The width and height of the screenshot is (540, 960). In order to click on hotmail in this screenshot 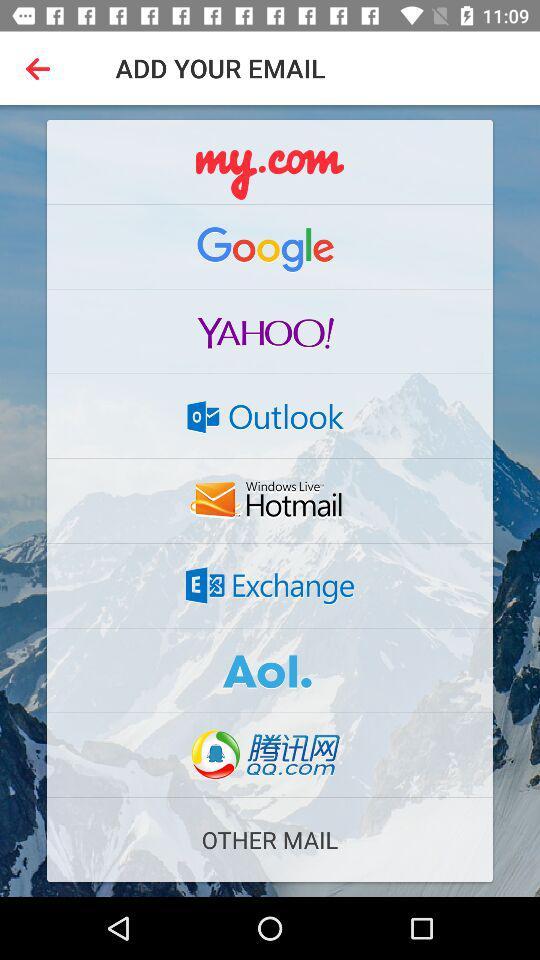, I will do `click(270, 500)`.